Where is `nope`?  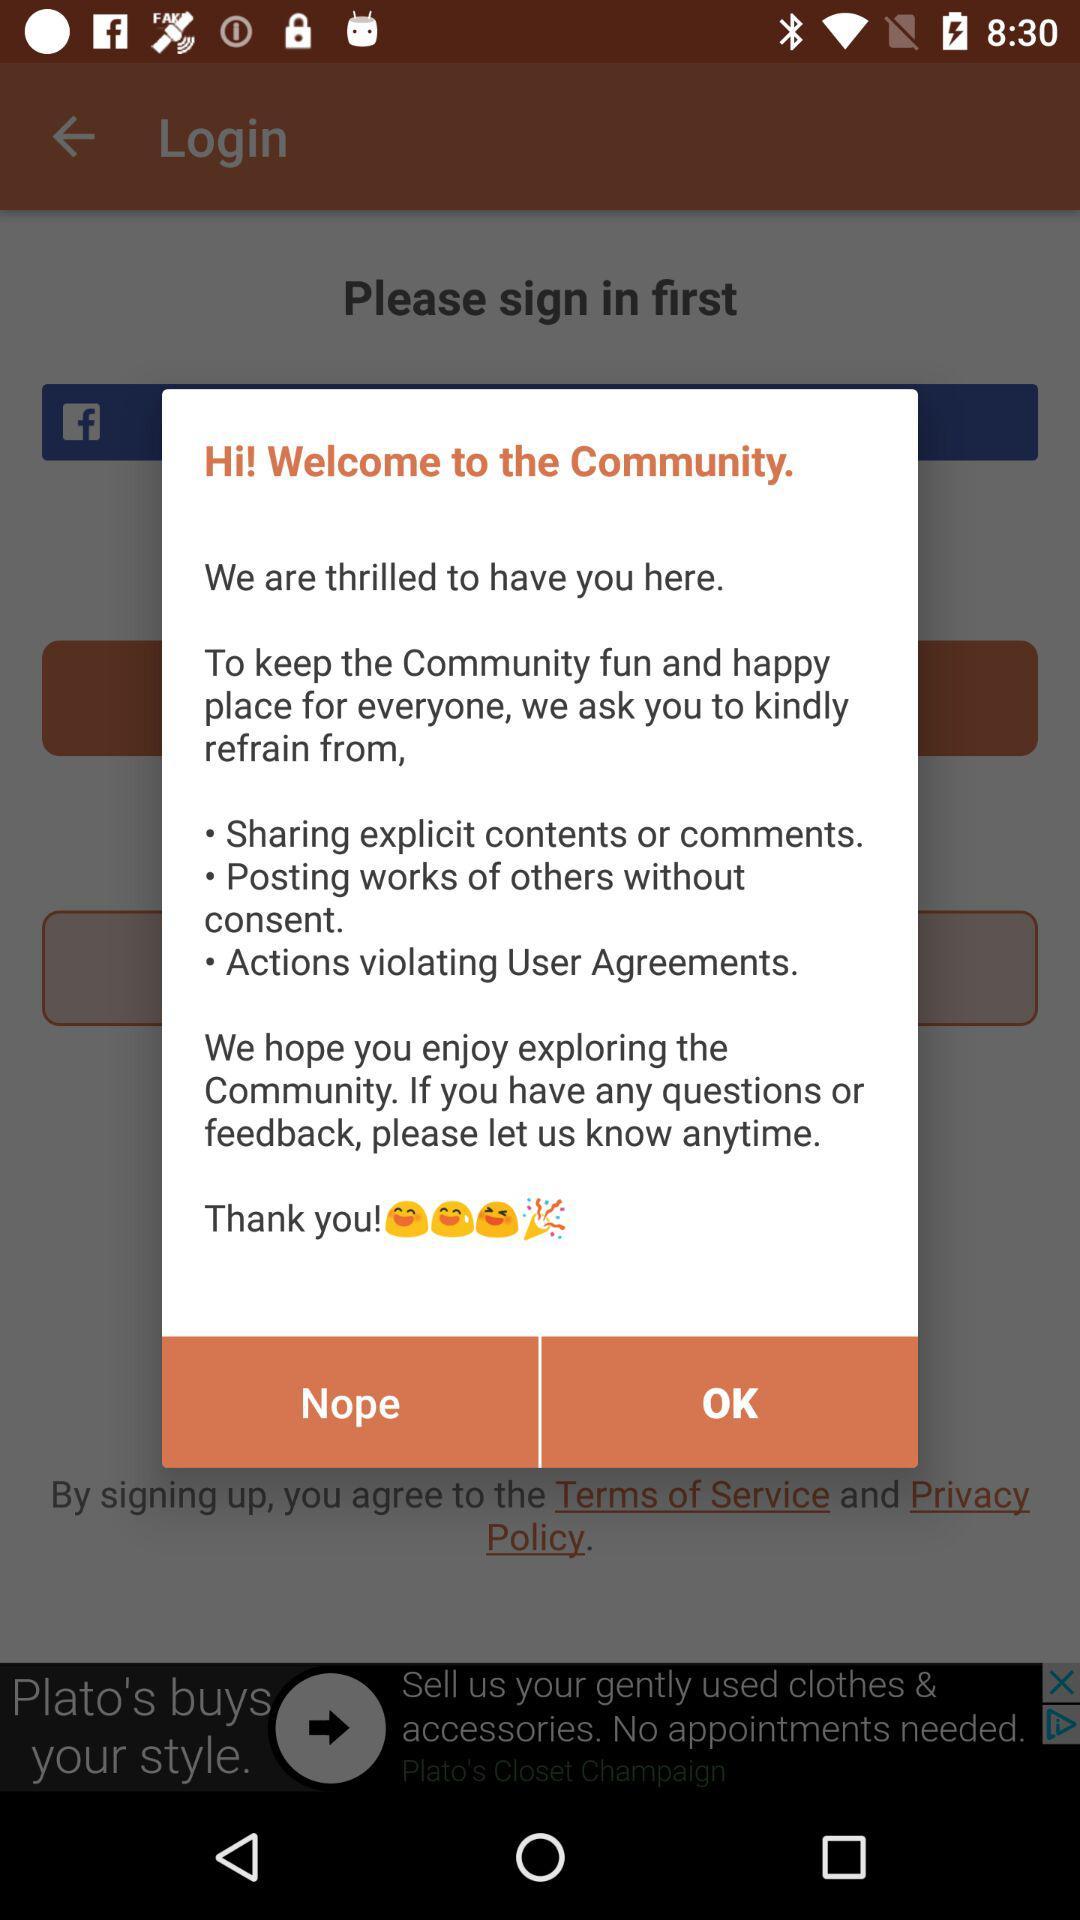 nope is located at coordinates (349, 1401).